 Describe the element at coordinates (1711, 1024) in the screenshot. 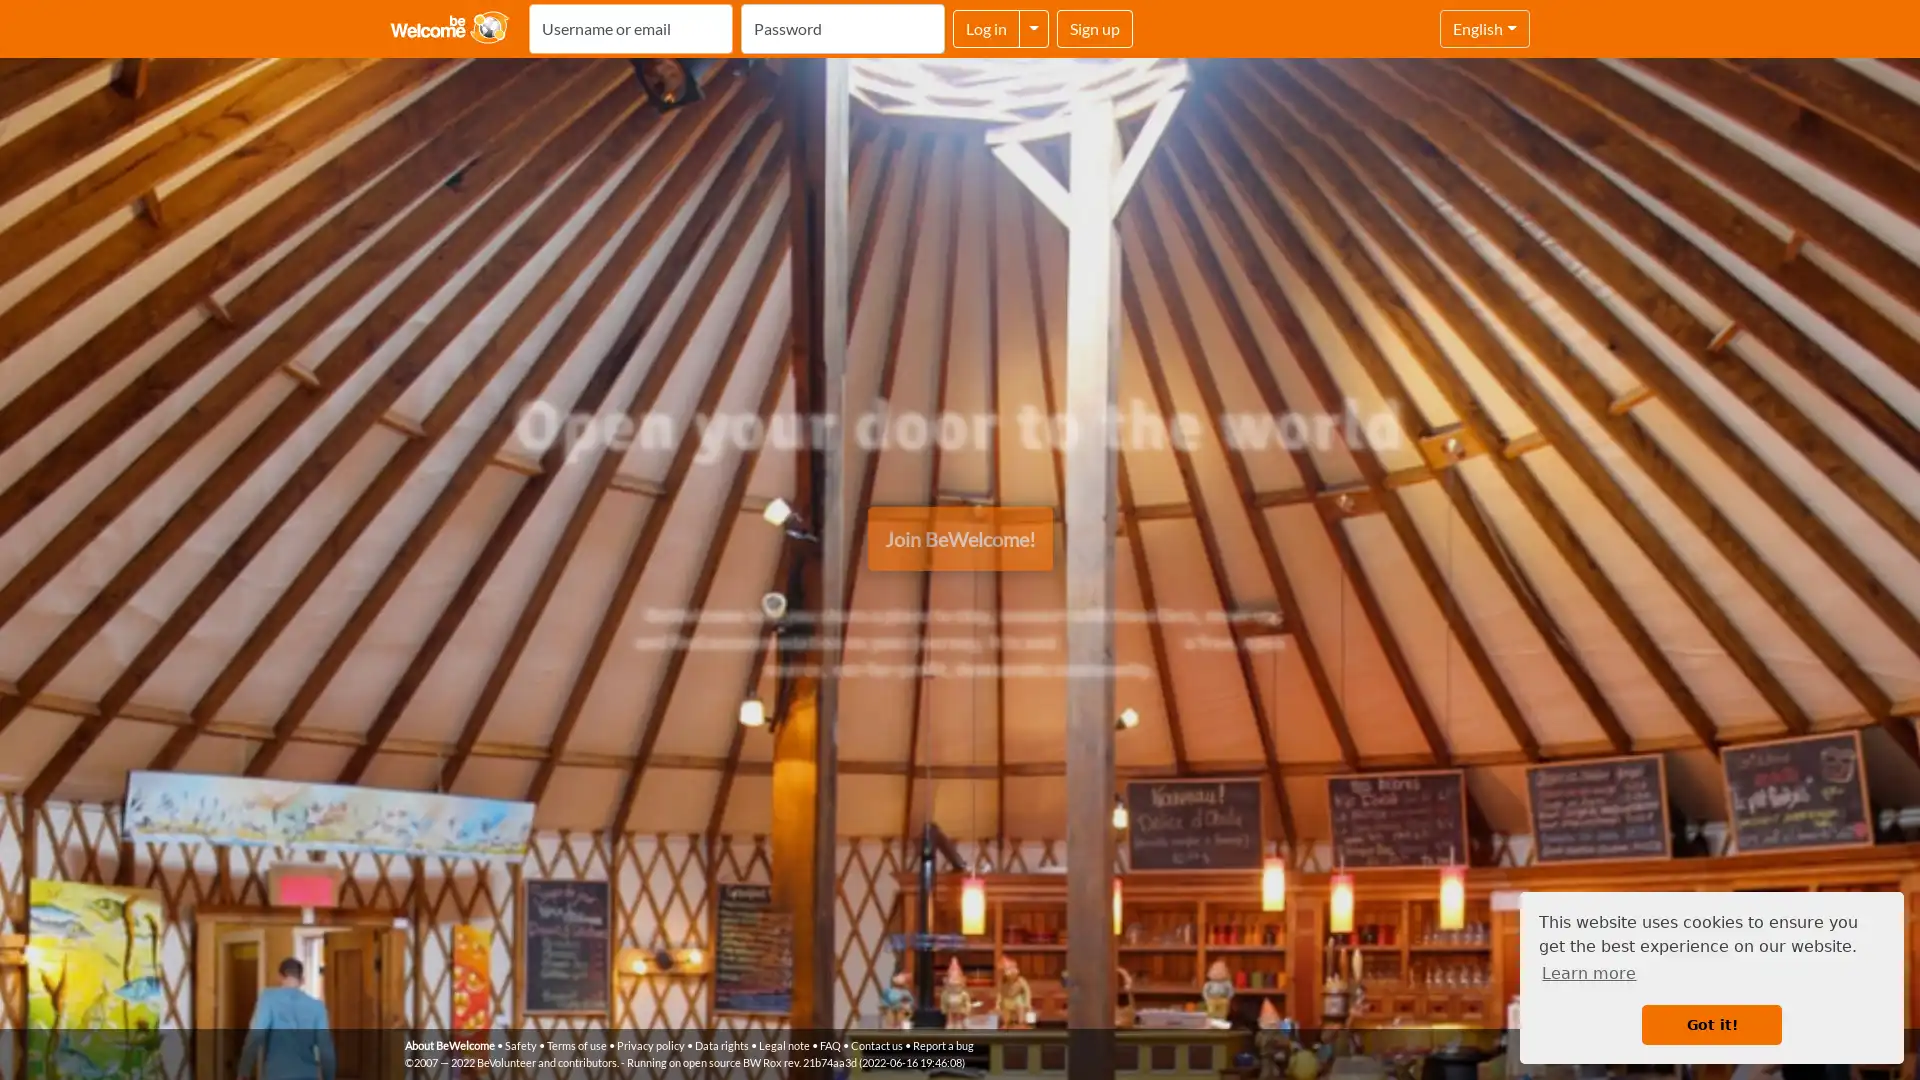

I see `dismiss cookie message` at that location.